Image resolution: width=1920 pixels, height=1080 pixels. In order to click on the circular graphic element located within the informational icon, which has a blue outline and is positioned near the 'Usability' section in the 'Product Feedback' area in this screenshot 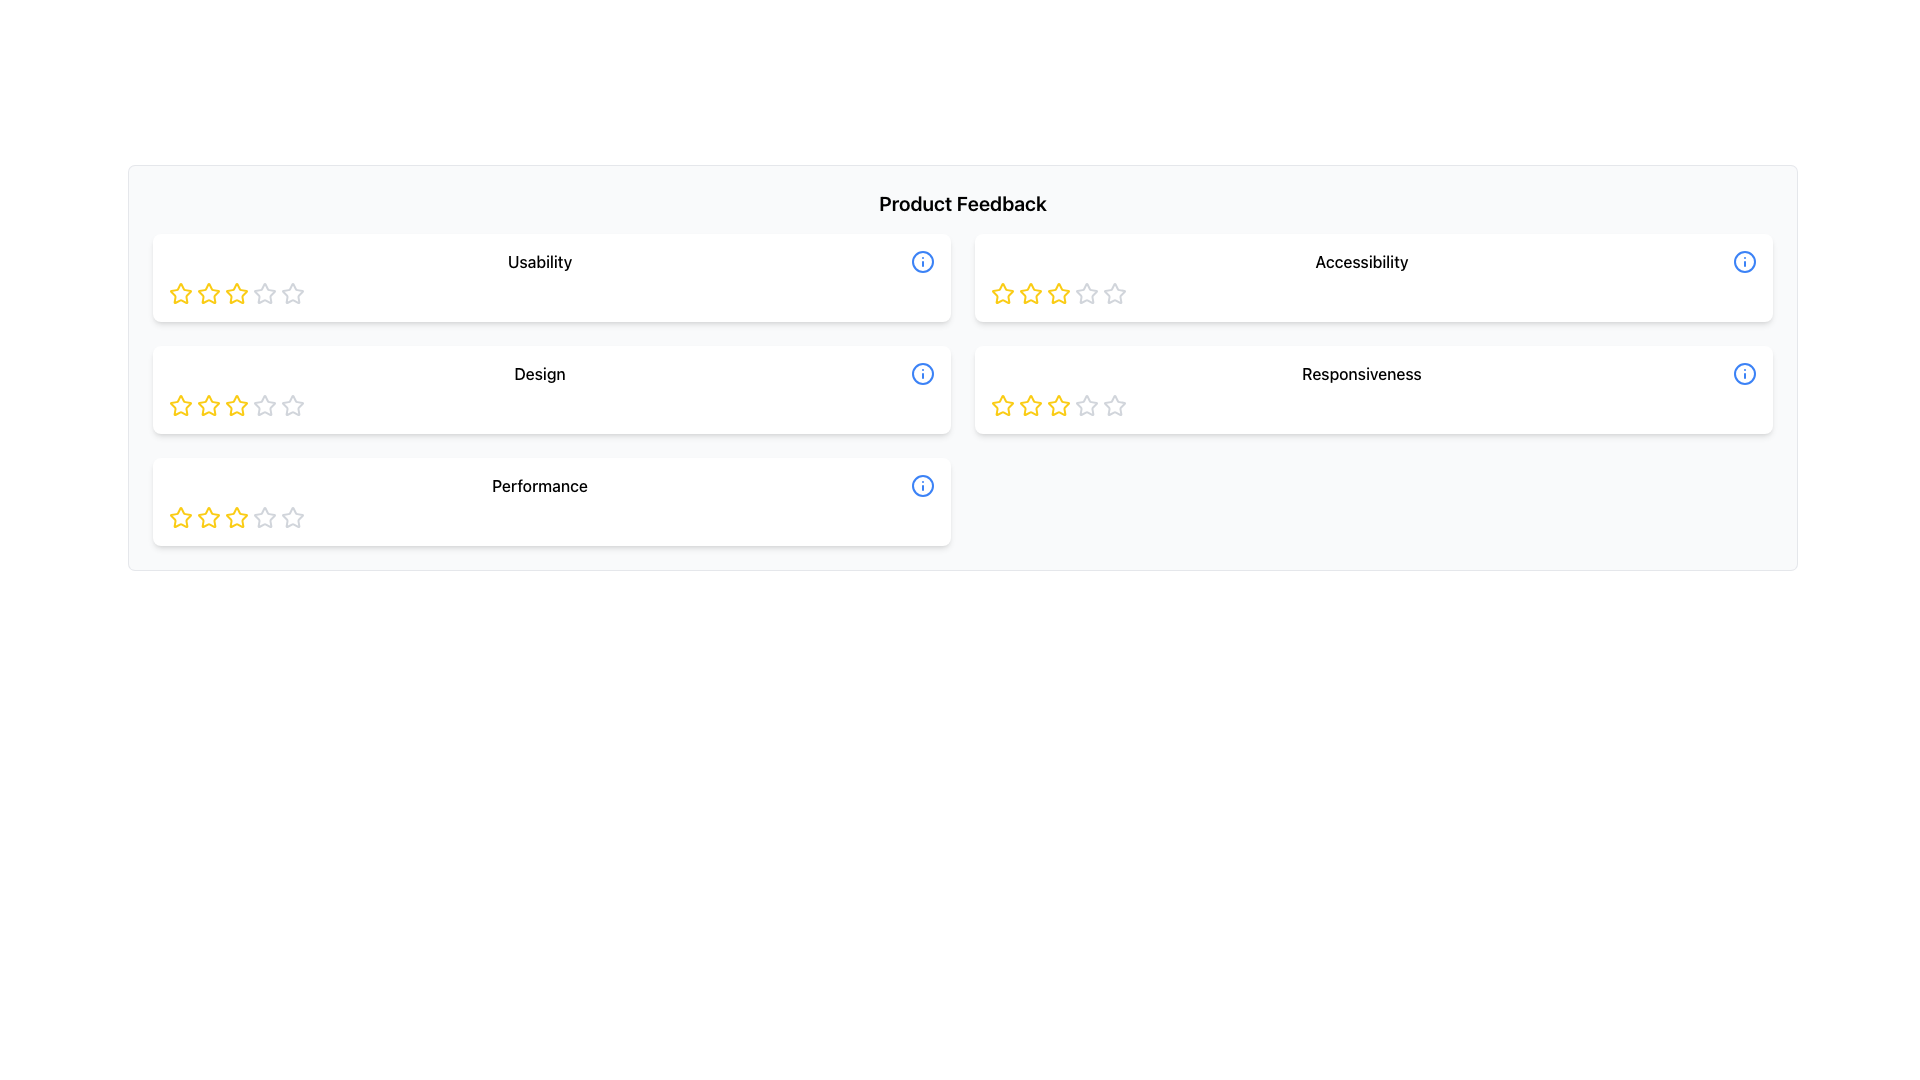, I will do `click(921, 261)`.